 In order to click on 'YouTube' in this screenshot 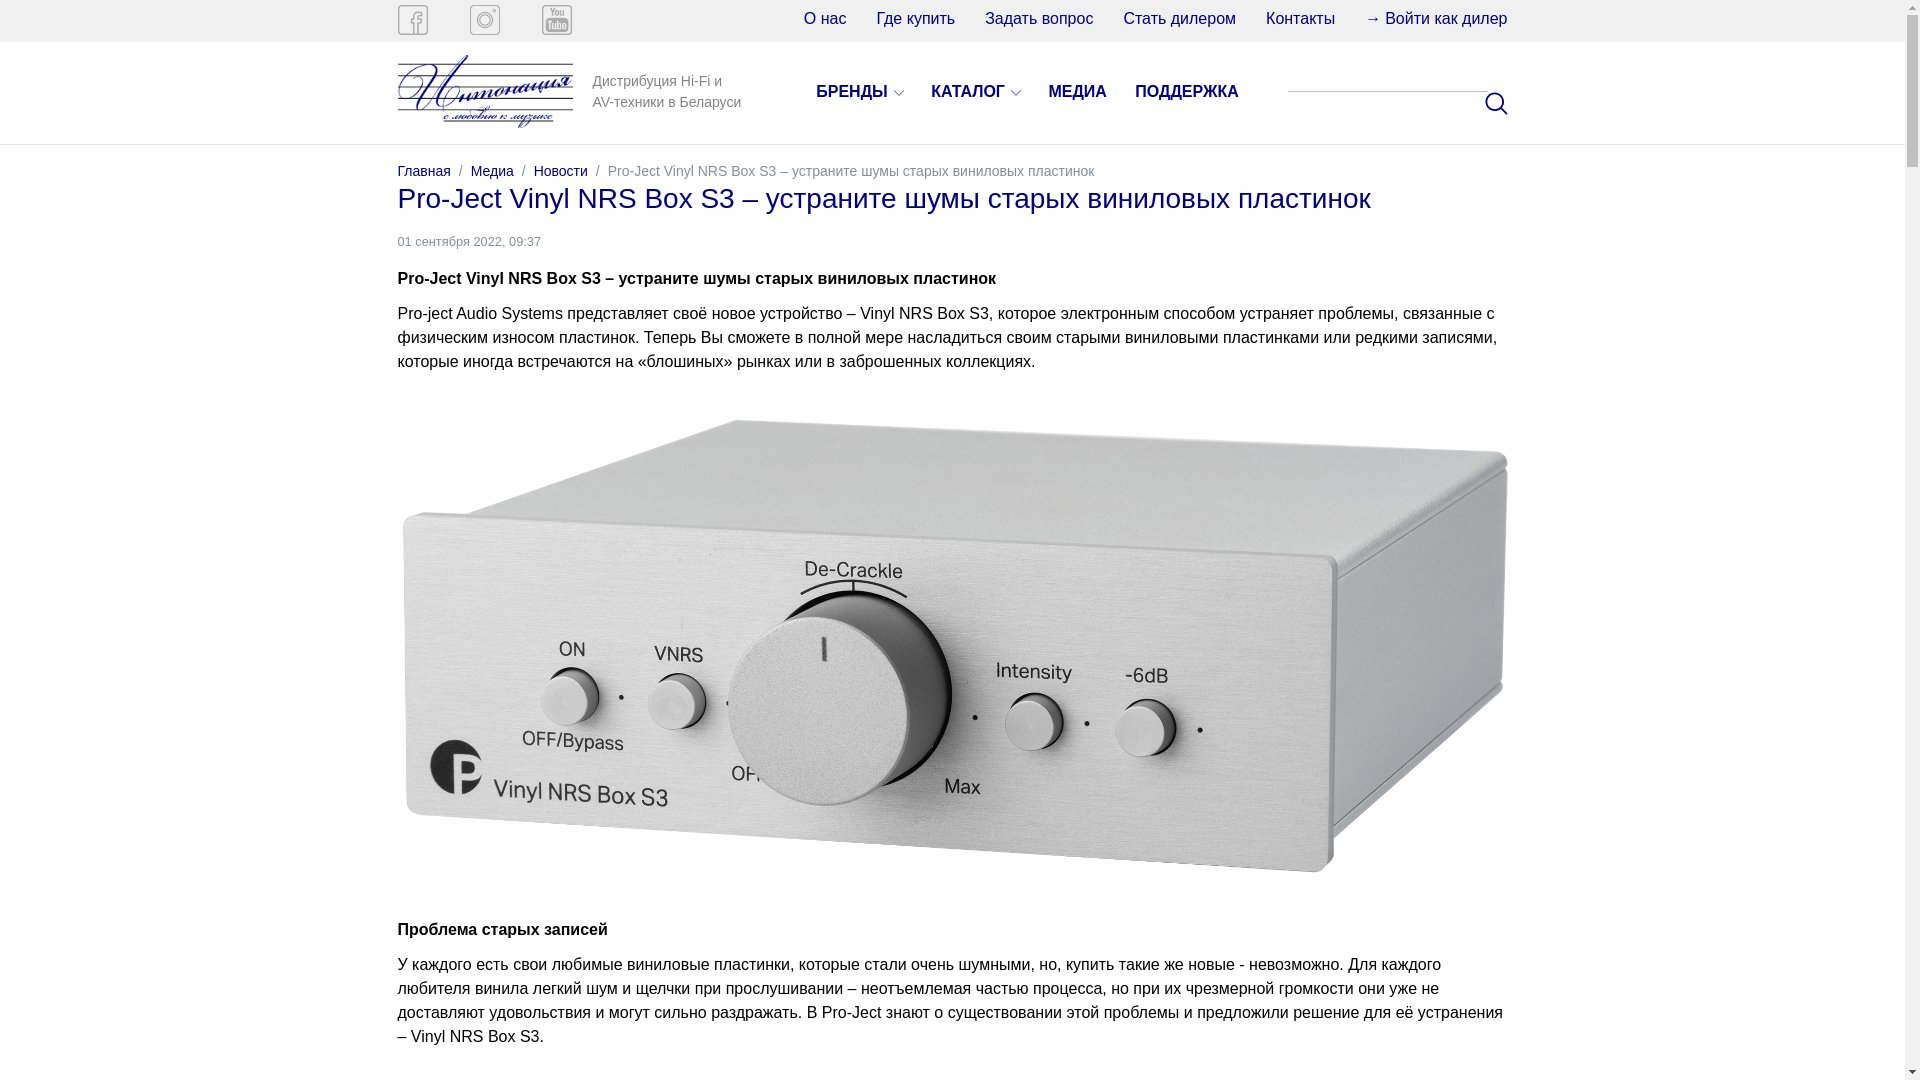, I will do `click(556, 19)`.